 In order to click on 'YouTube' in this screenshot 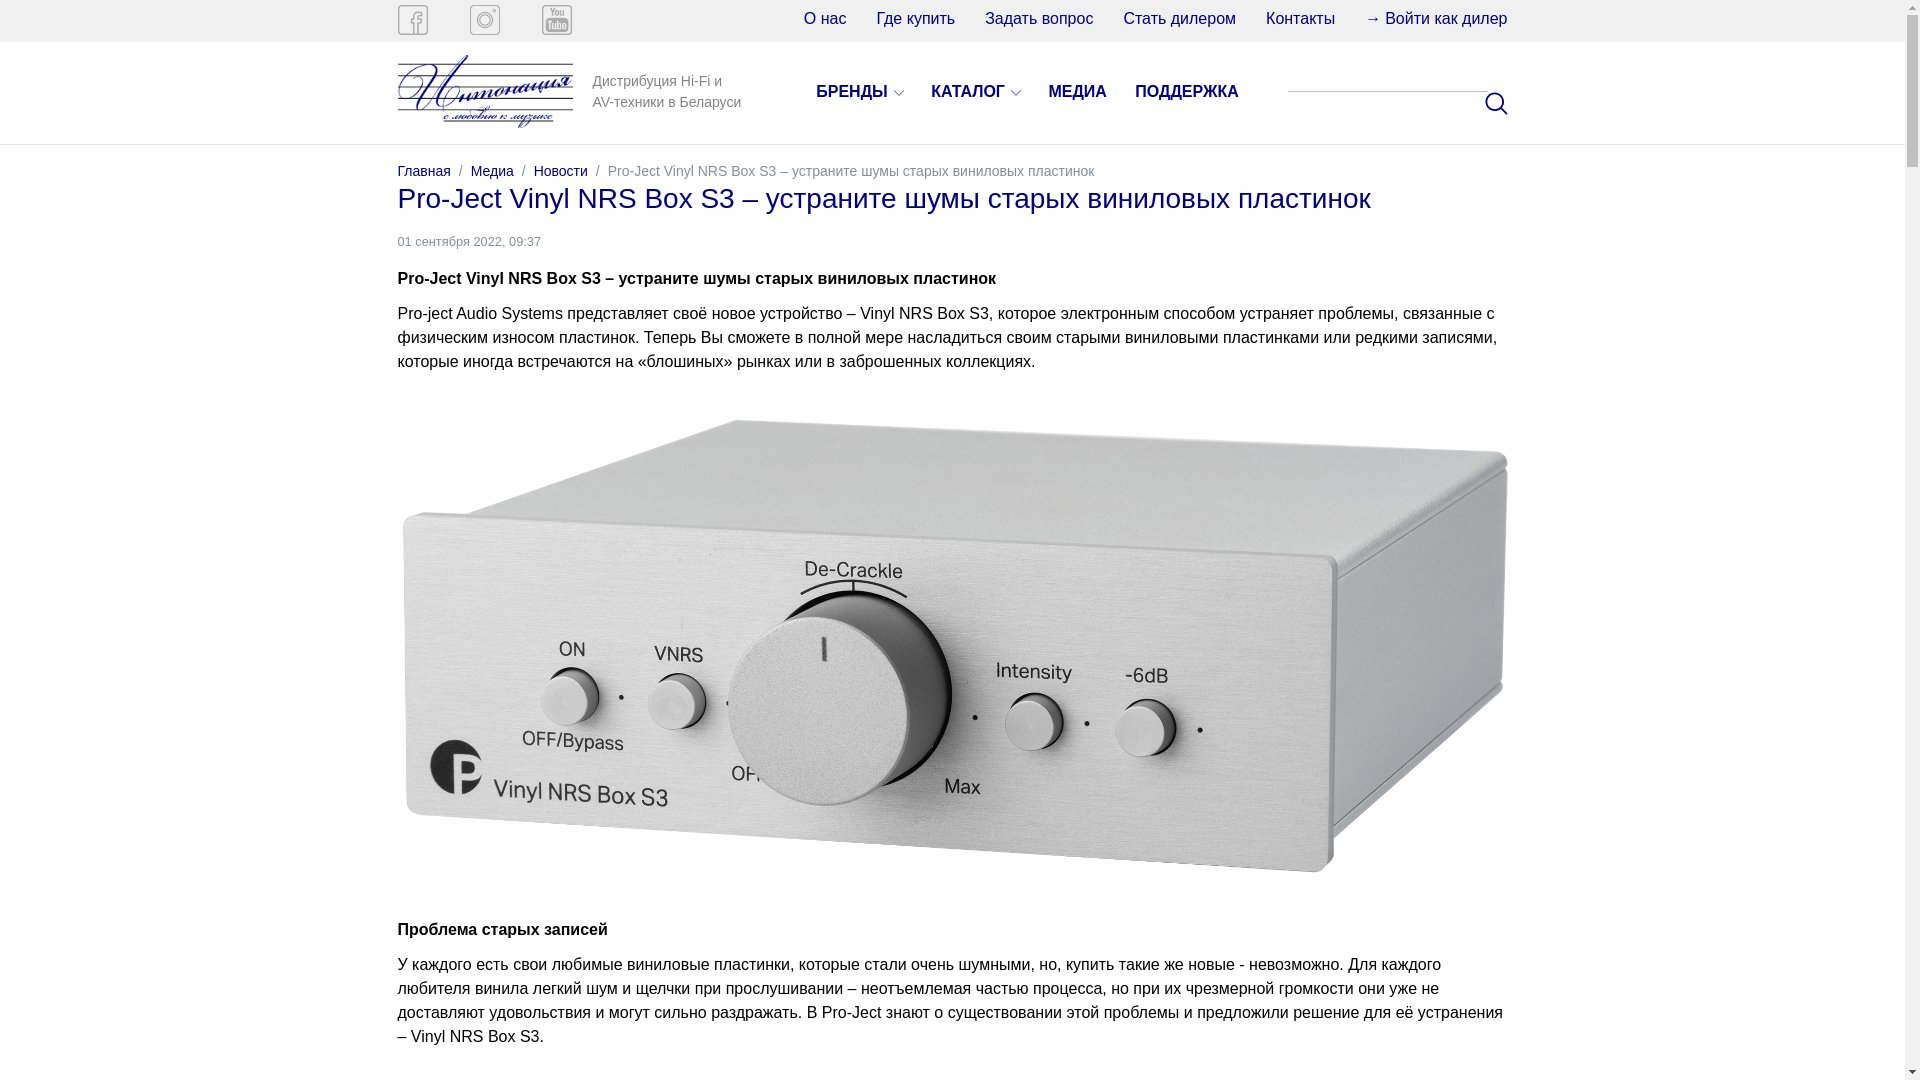, I will do `click(556, 19)`.